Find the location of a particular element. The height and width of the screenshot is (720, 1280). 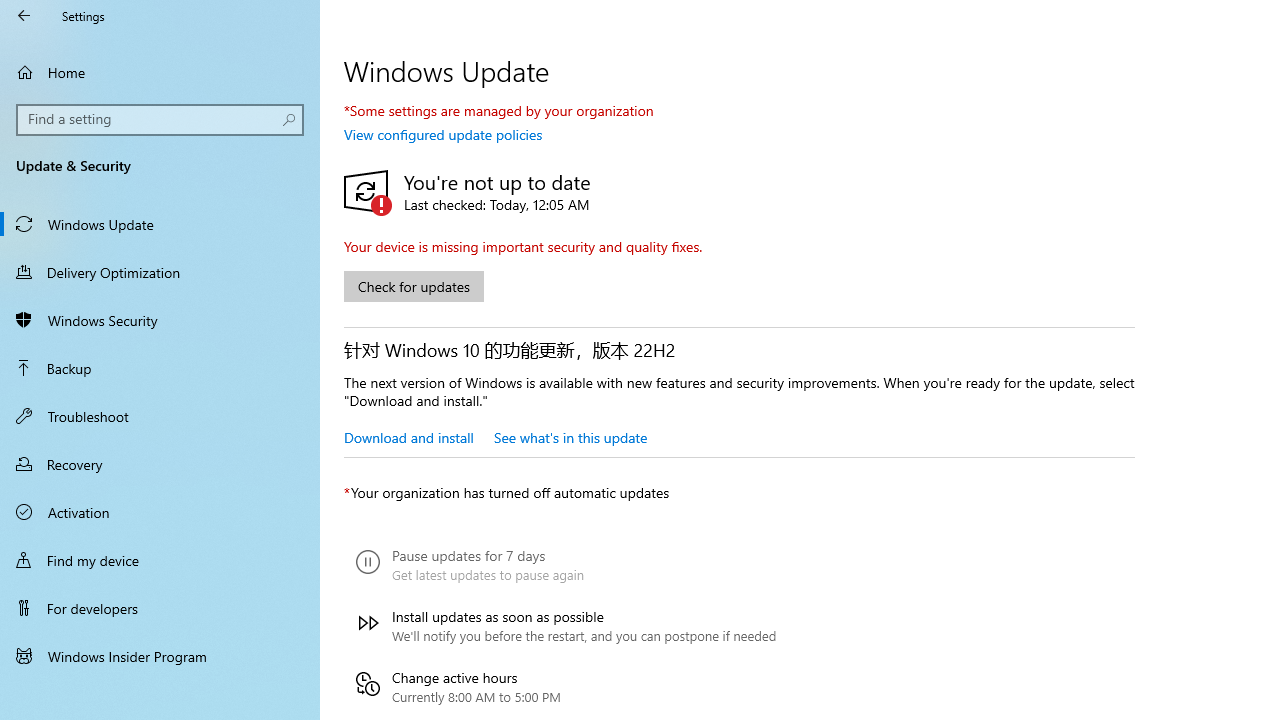

'Find my device' is located at coordinates (160, 559).